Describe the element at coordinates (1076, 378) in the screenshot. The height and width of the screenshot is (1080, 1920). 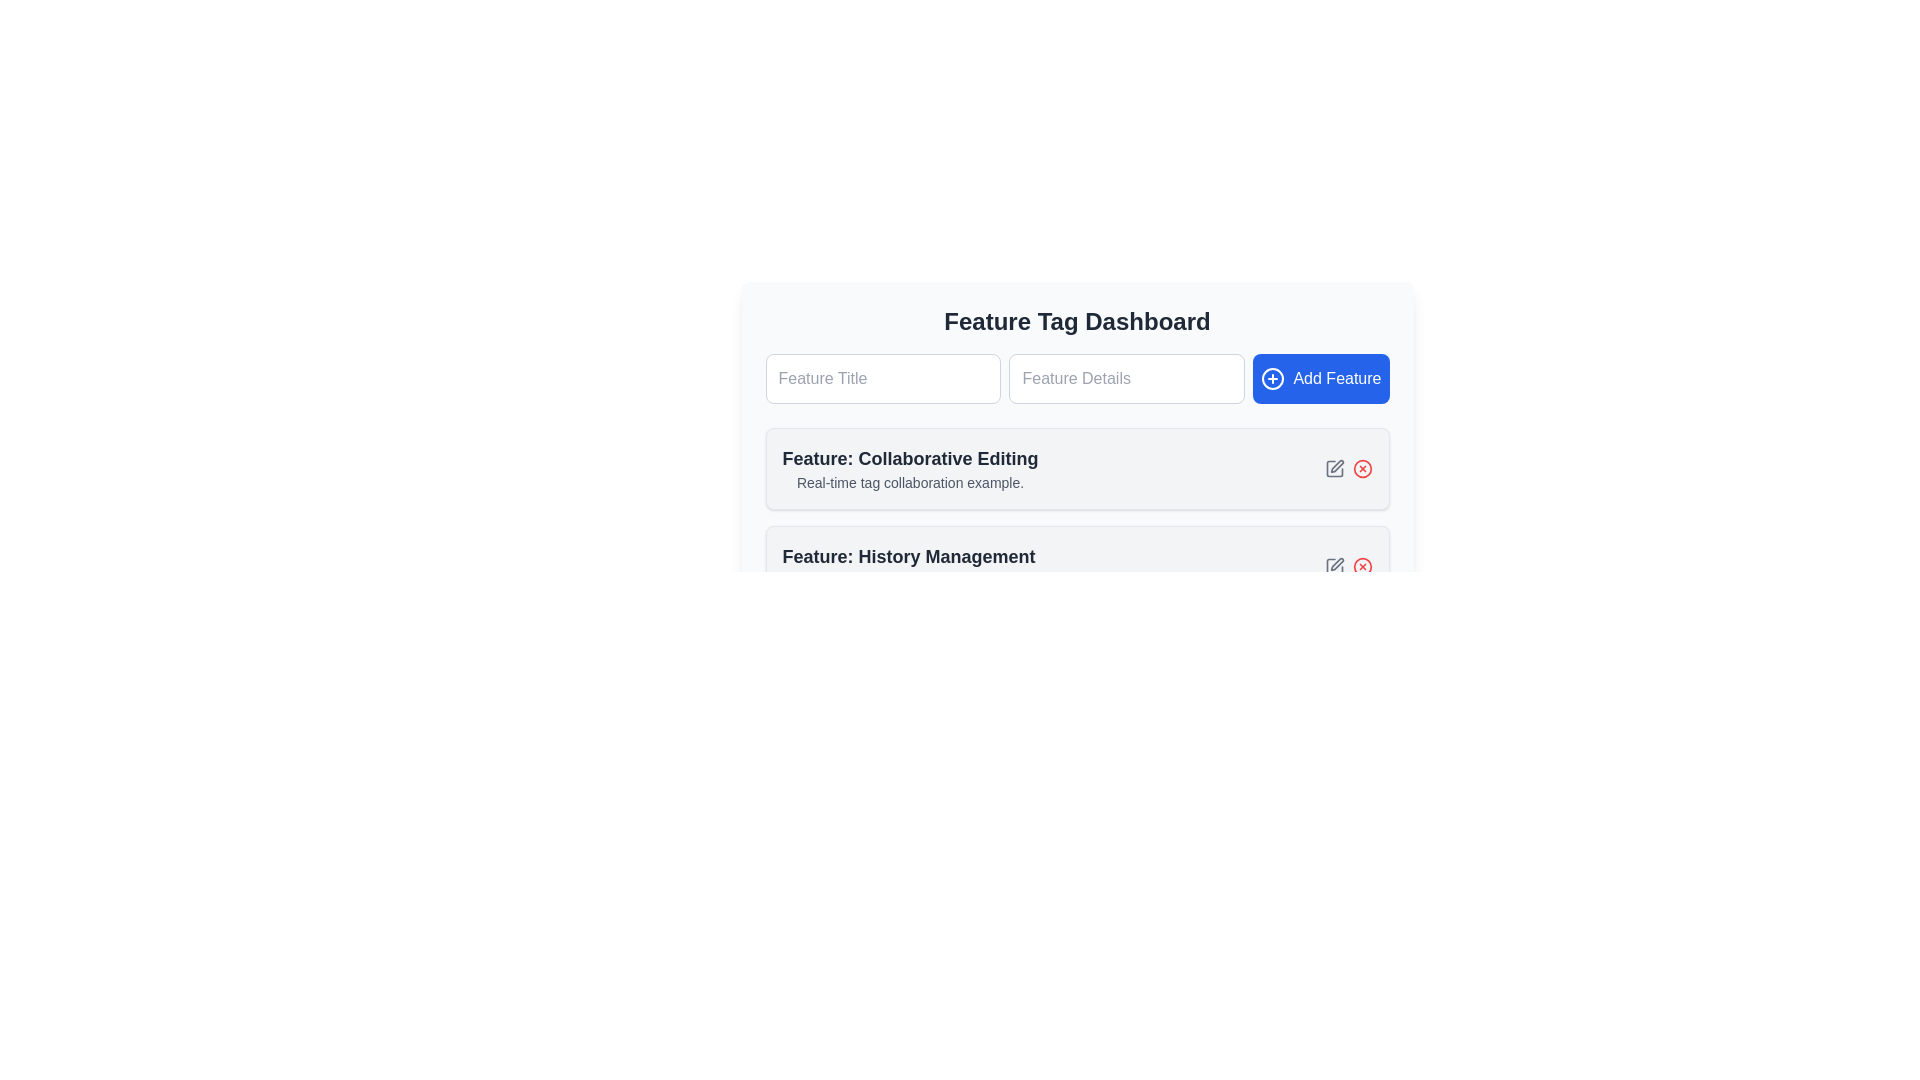
I see `the text input field with the placeholder 'Feature Details' located below the 'Feature Tag Dashboard' header` at that location.